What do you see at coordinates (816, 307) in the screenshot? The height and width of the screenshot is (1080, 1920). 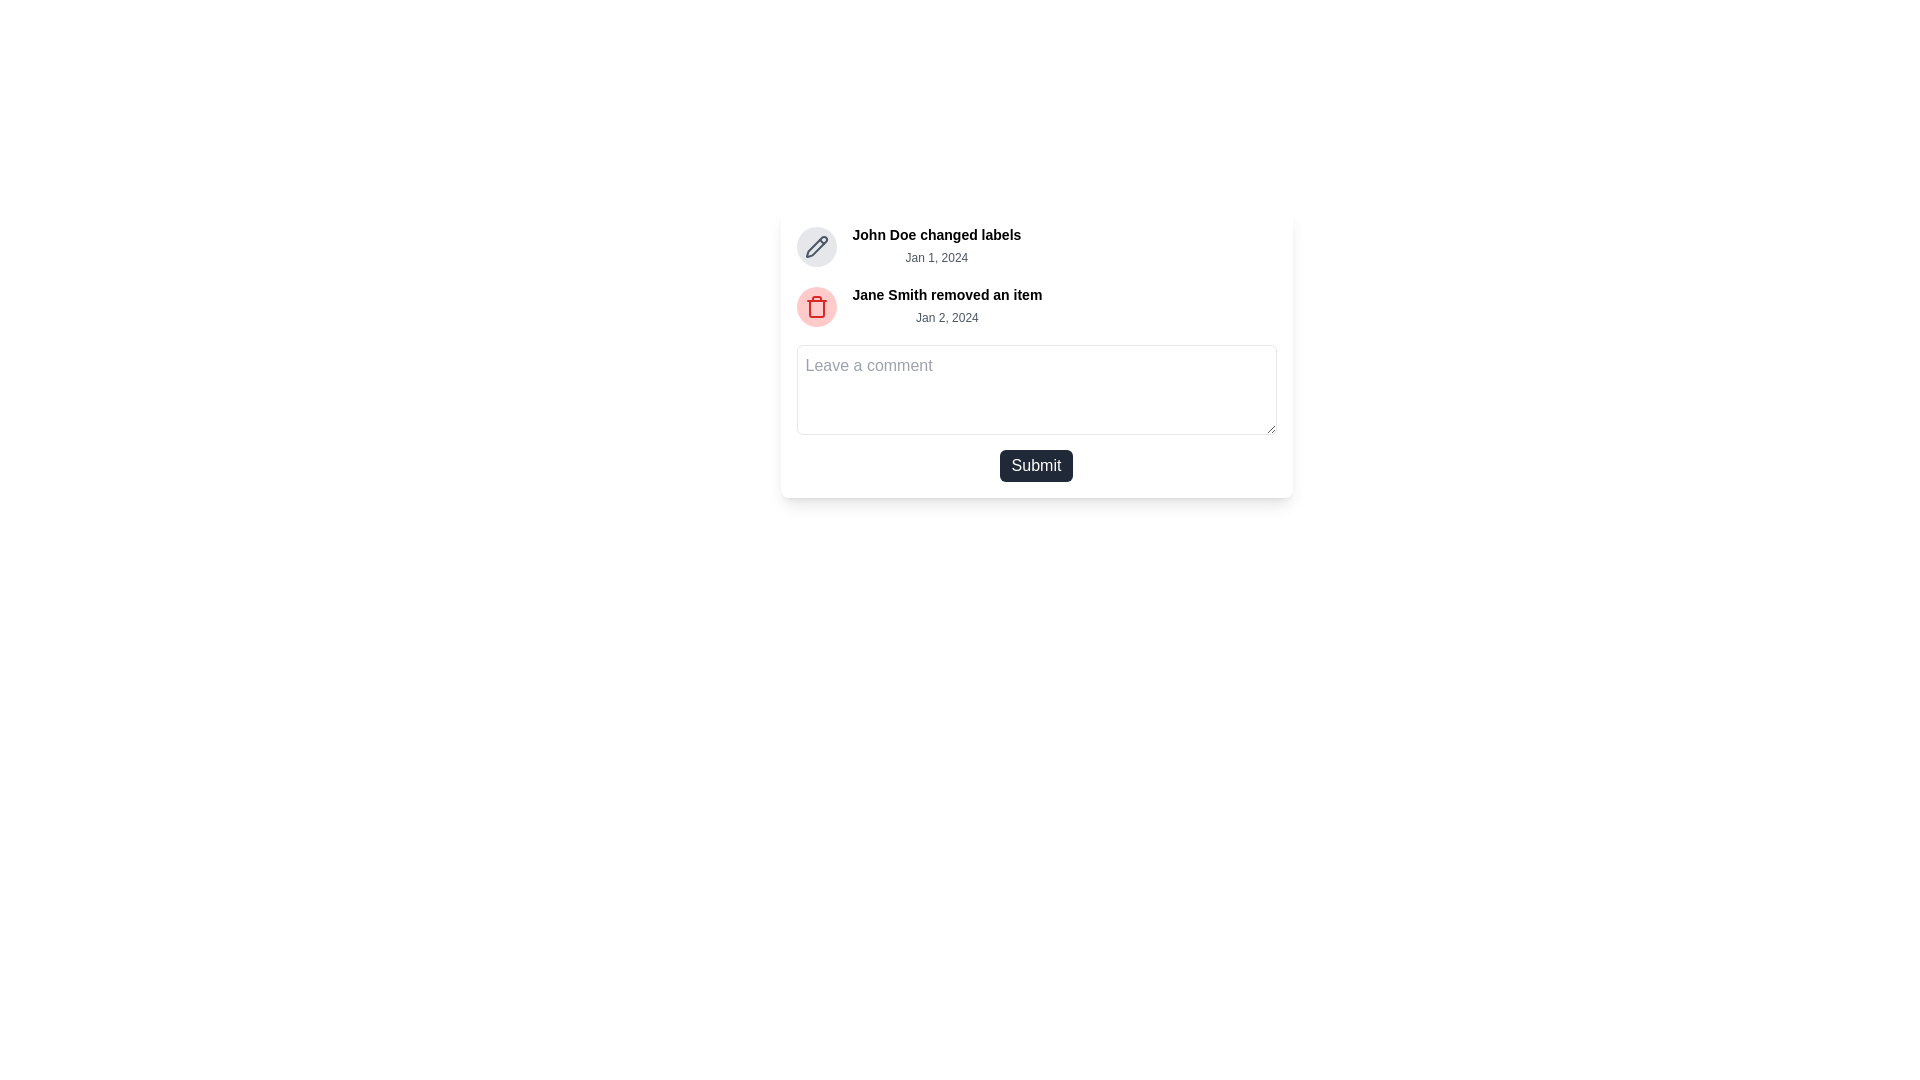 I see `the trash icon within the second event log item next to 'Jane Smith removed an item - Jan 2, 2024', which is depicted inside a circular red-shaded background` at bounding box center [816, 307].